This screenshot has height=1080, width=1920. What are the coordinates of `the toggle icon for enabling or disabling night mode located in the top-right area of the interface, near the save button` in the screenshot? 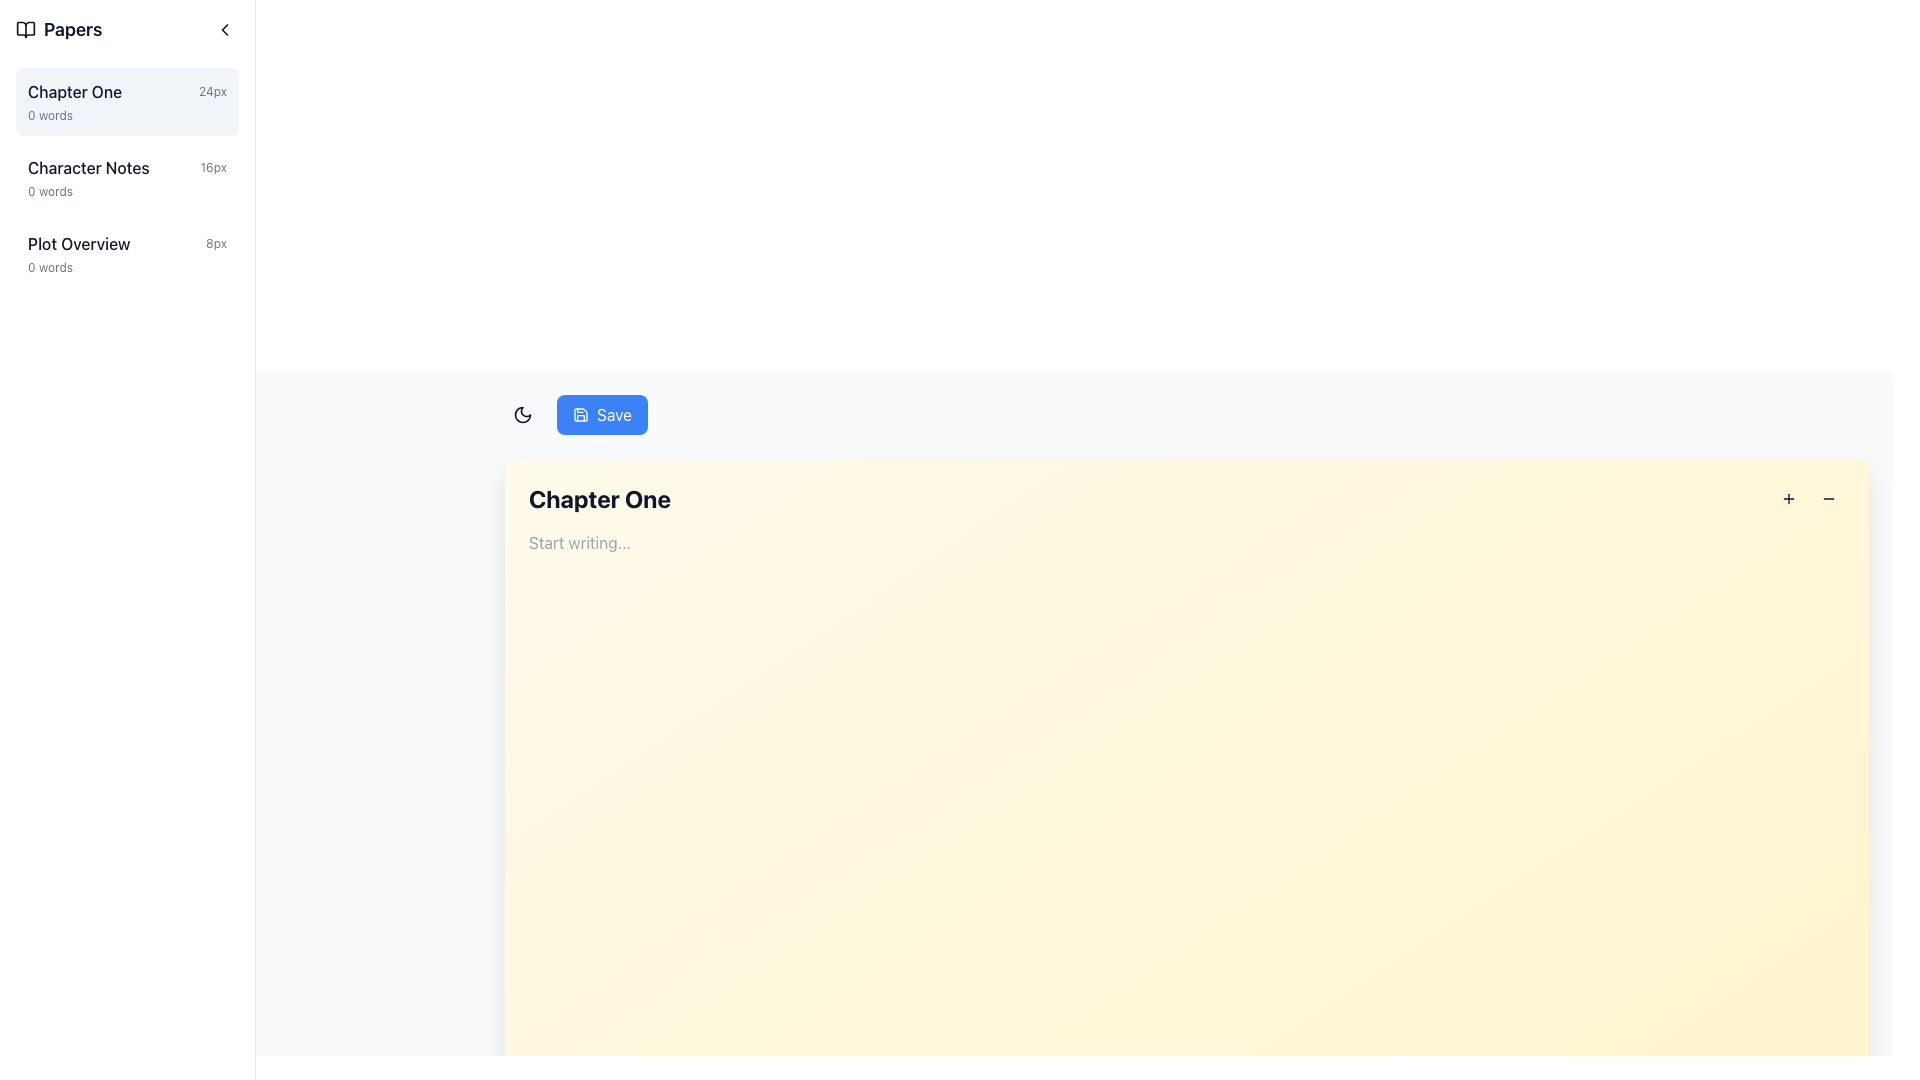 It's located at (523, 414).